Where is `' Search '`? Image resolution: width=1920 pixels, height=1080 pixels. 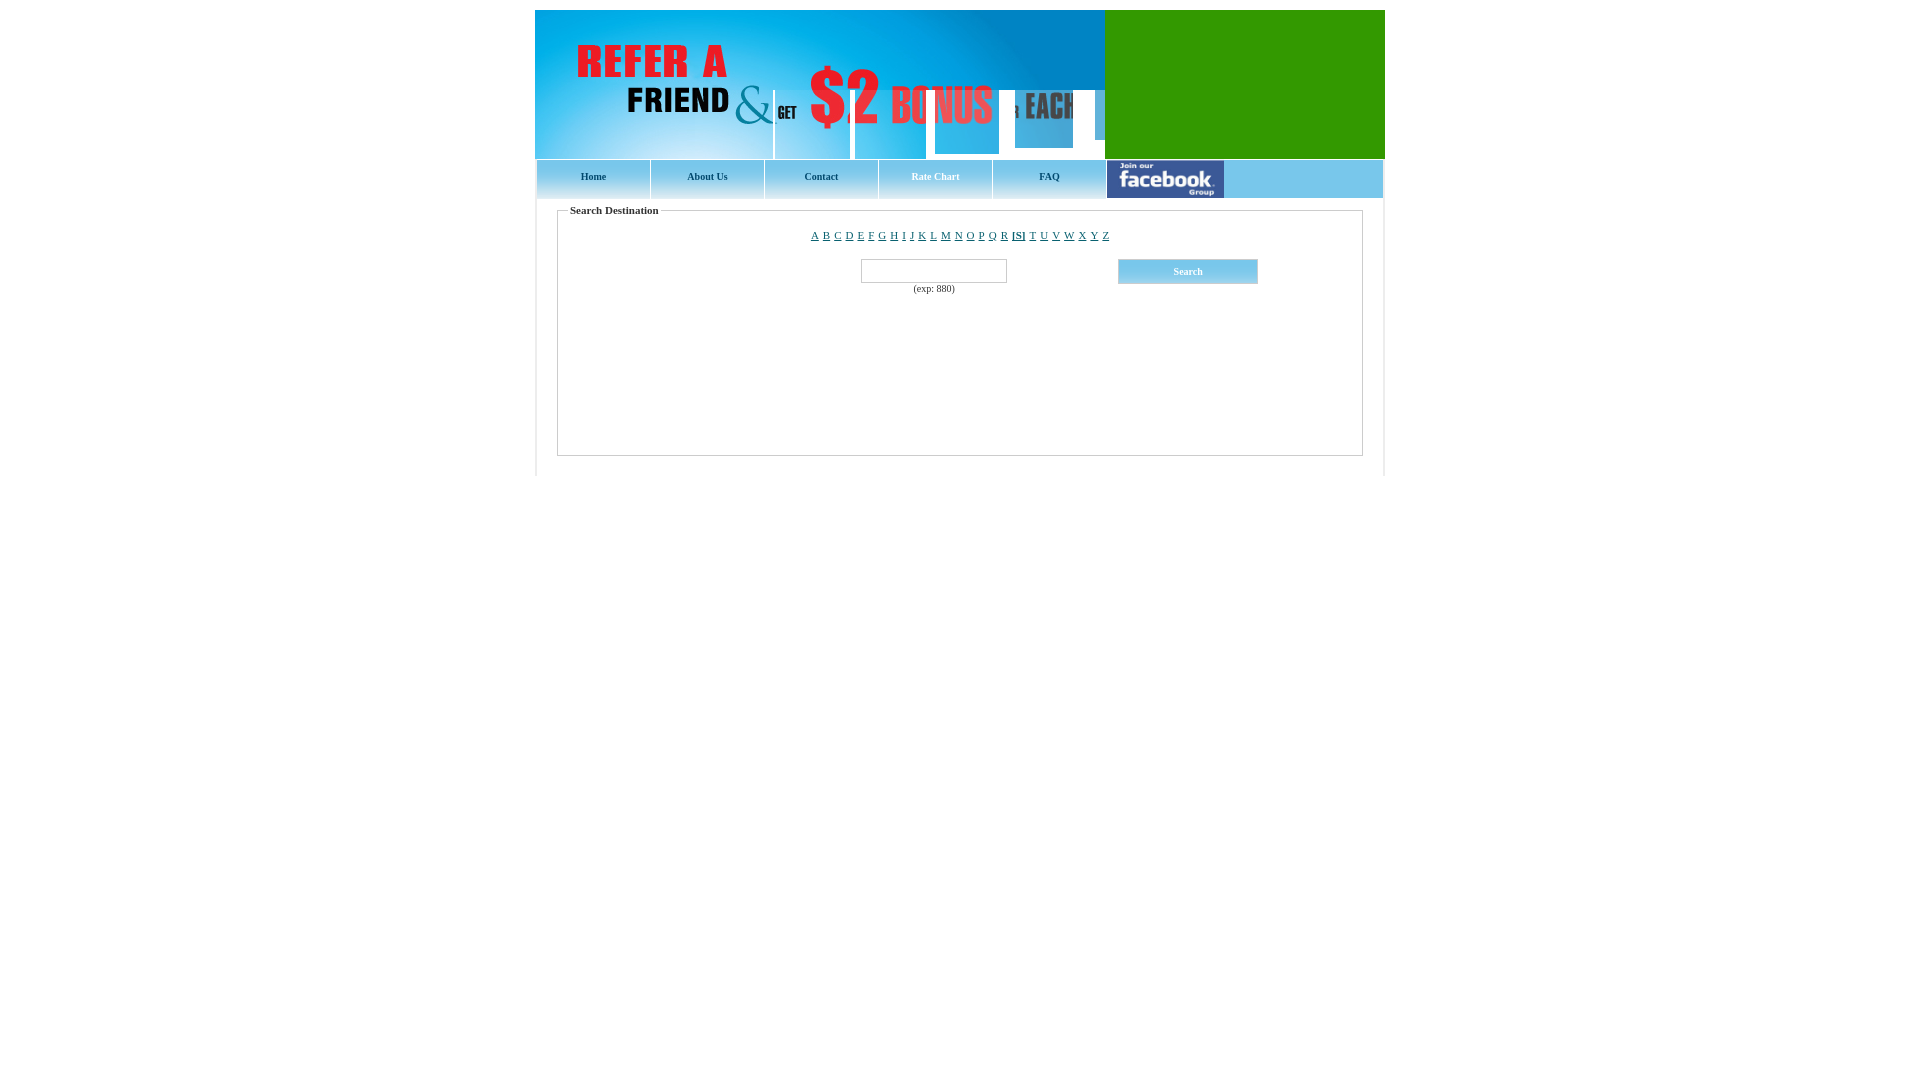 ' Search ' is located at coordinates (1187, 271).